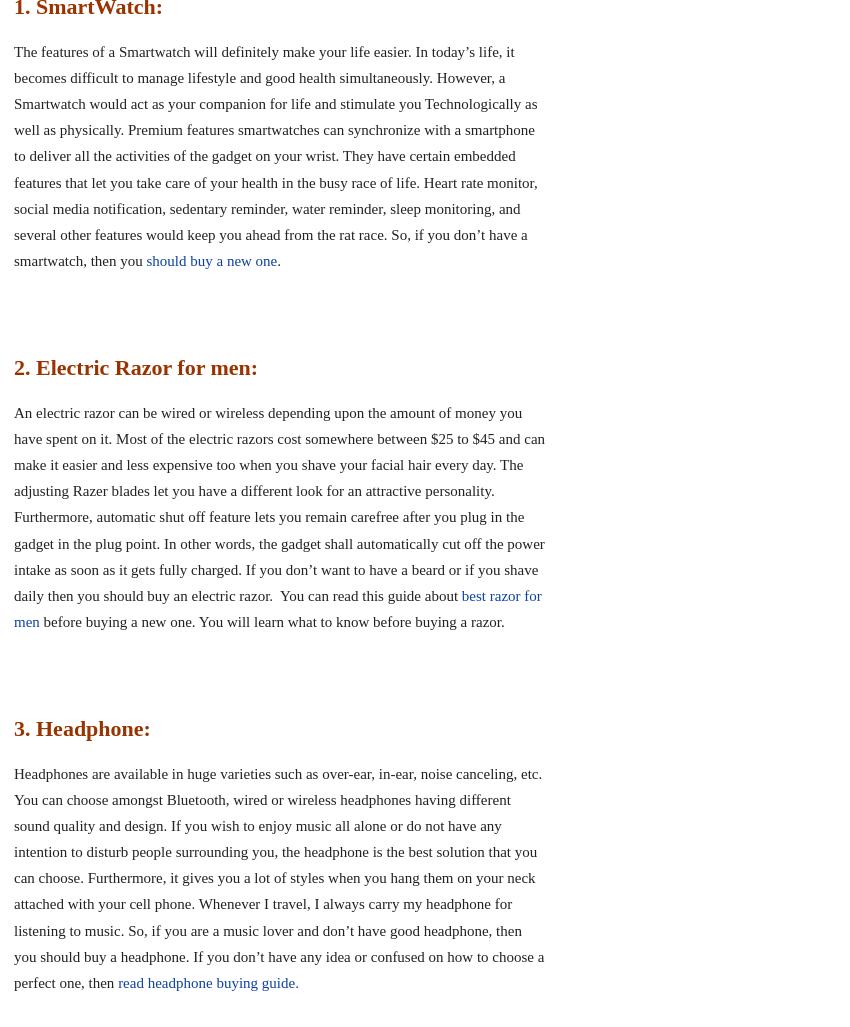 This screenshot has width=850, height=1027. Describe the element at coordinates (82, 727) in the screenshot. I see `'3. Headphone:'` at that location.